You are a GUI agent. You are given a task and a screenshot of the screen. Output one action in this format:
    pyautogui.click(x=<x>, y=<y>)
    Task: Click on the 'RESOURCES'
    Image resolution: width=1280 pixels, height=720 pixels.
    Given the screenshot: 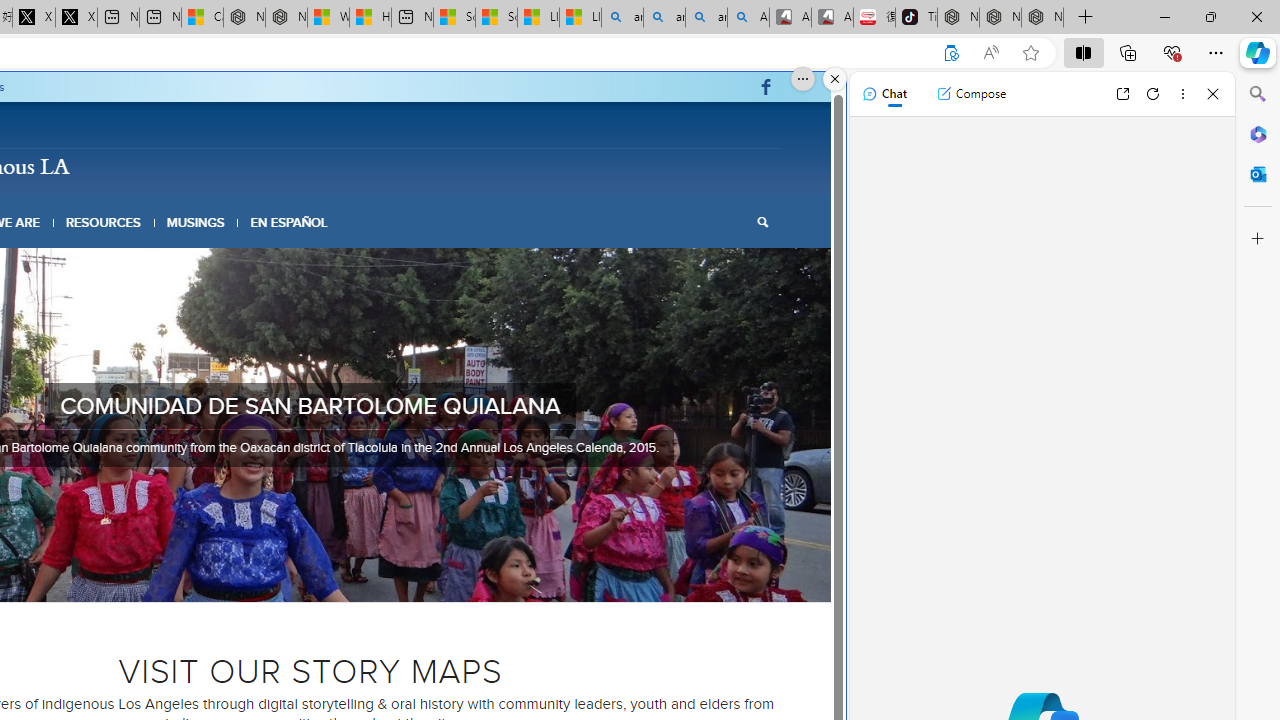 What is the action you would take?
    pyautogui.click(x=102, y=222)
    